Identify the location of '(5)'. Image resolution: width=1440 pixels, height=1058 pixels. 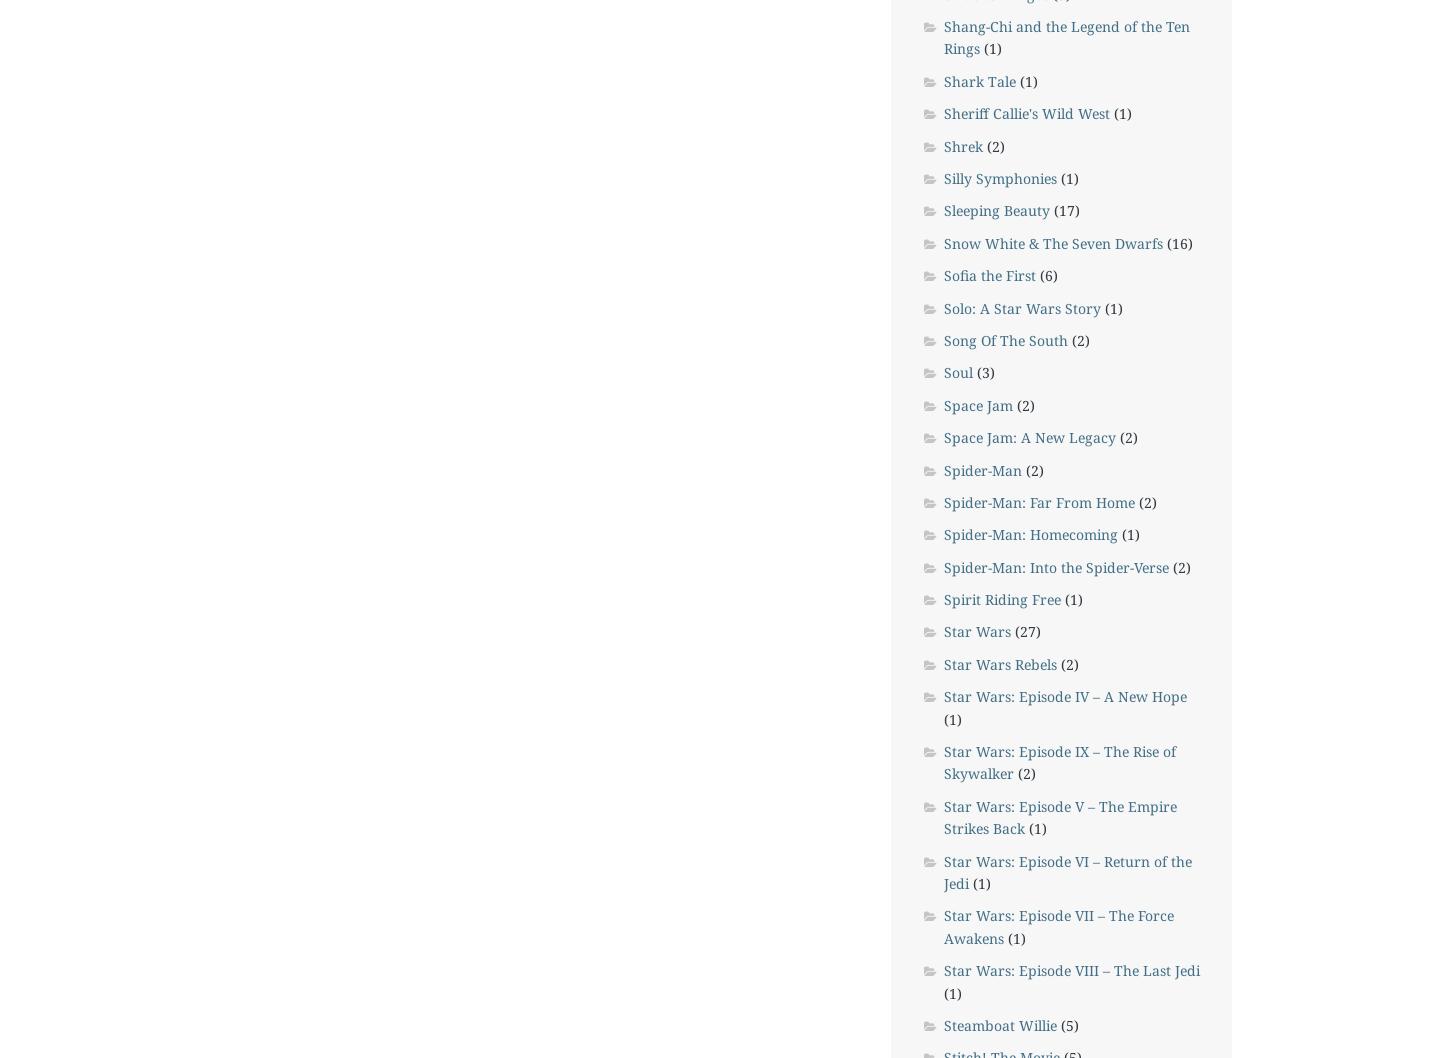
(1067, 1023).